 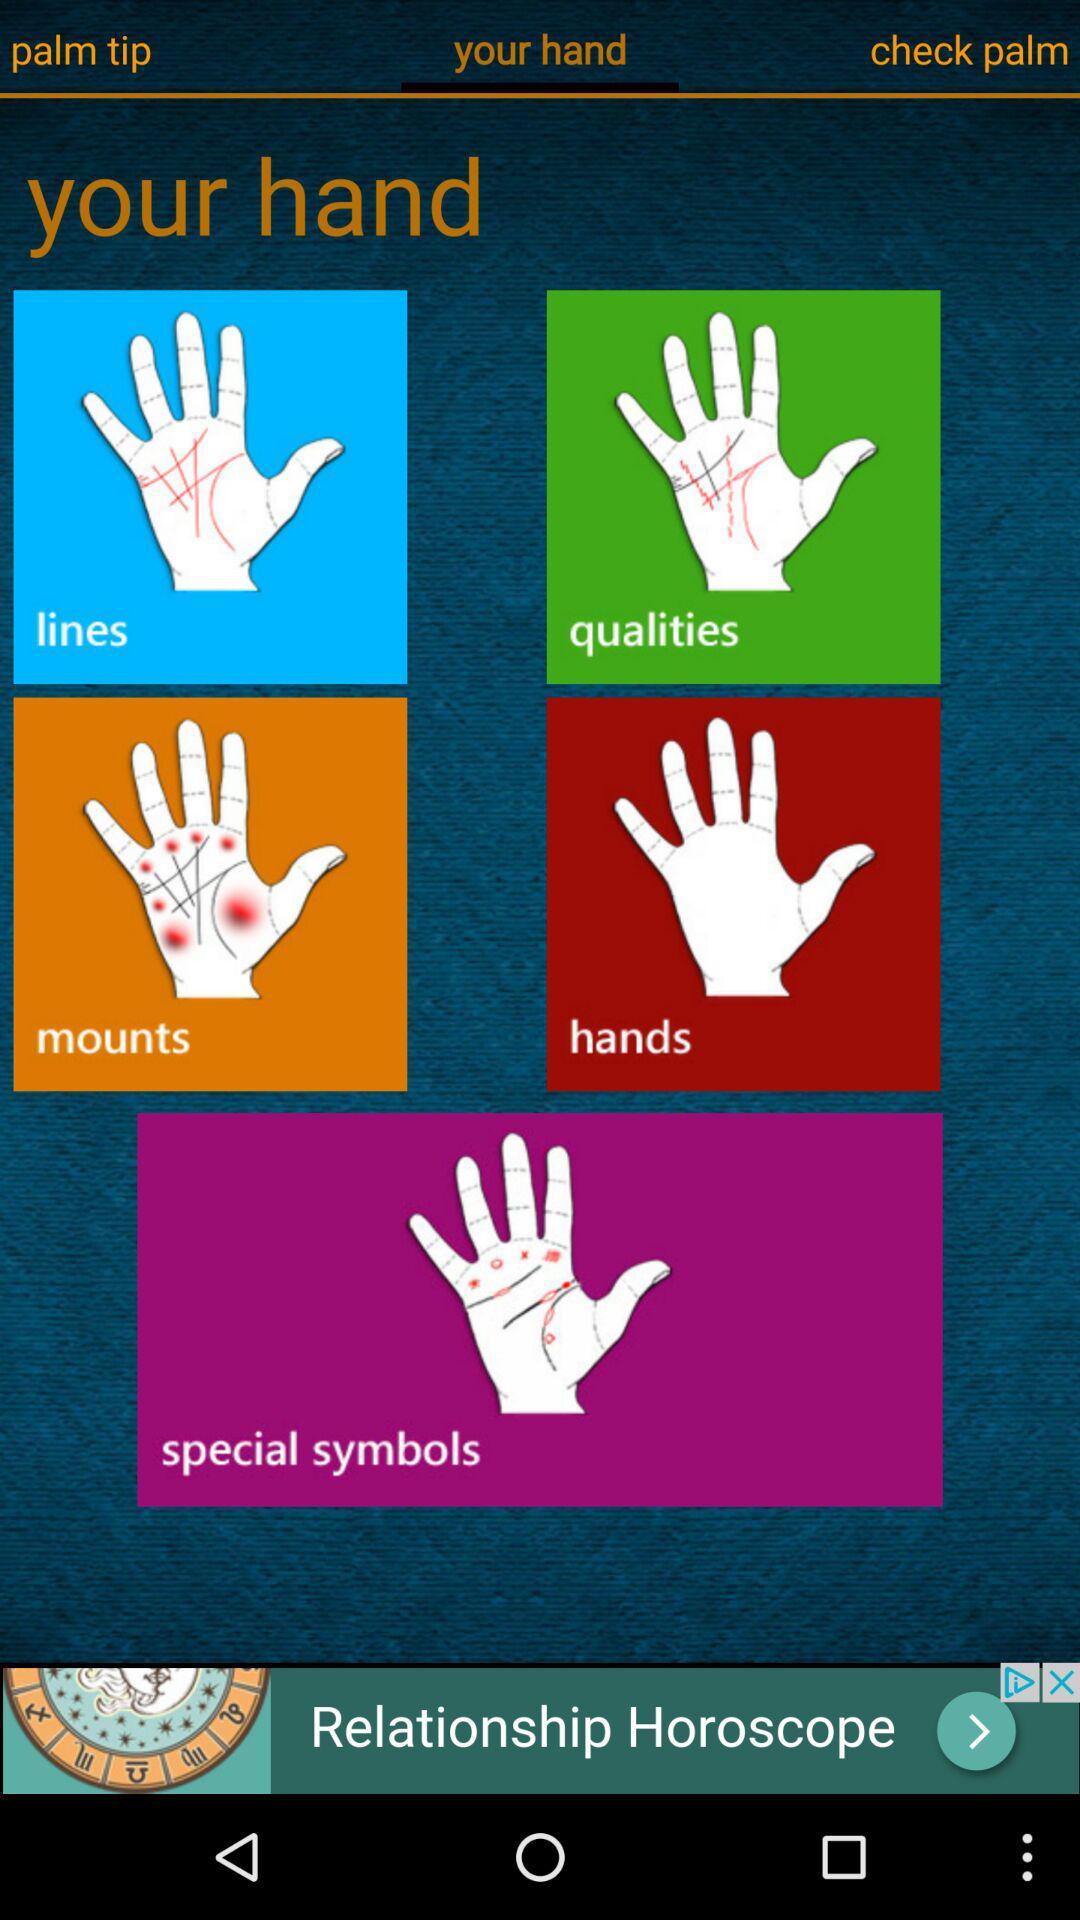 What do you see at coordinates (540, 1727) in the screenshot?
I see `the add image` at bounding box center [540, 1727].